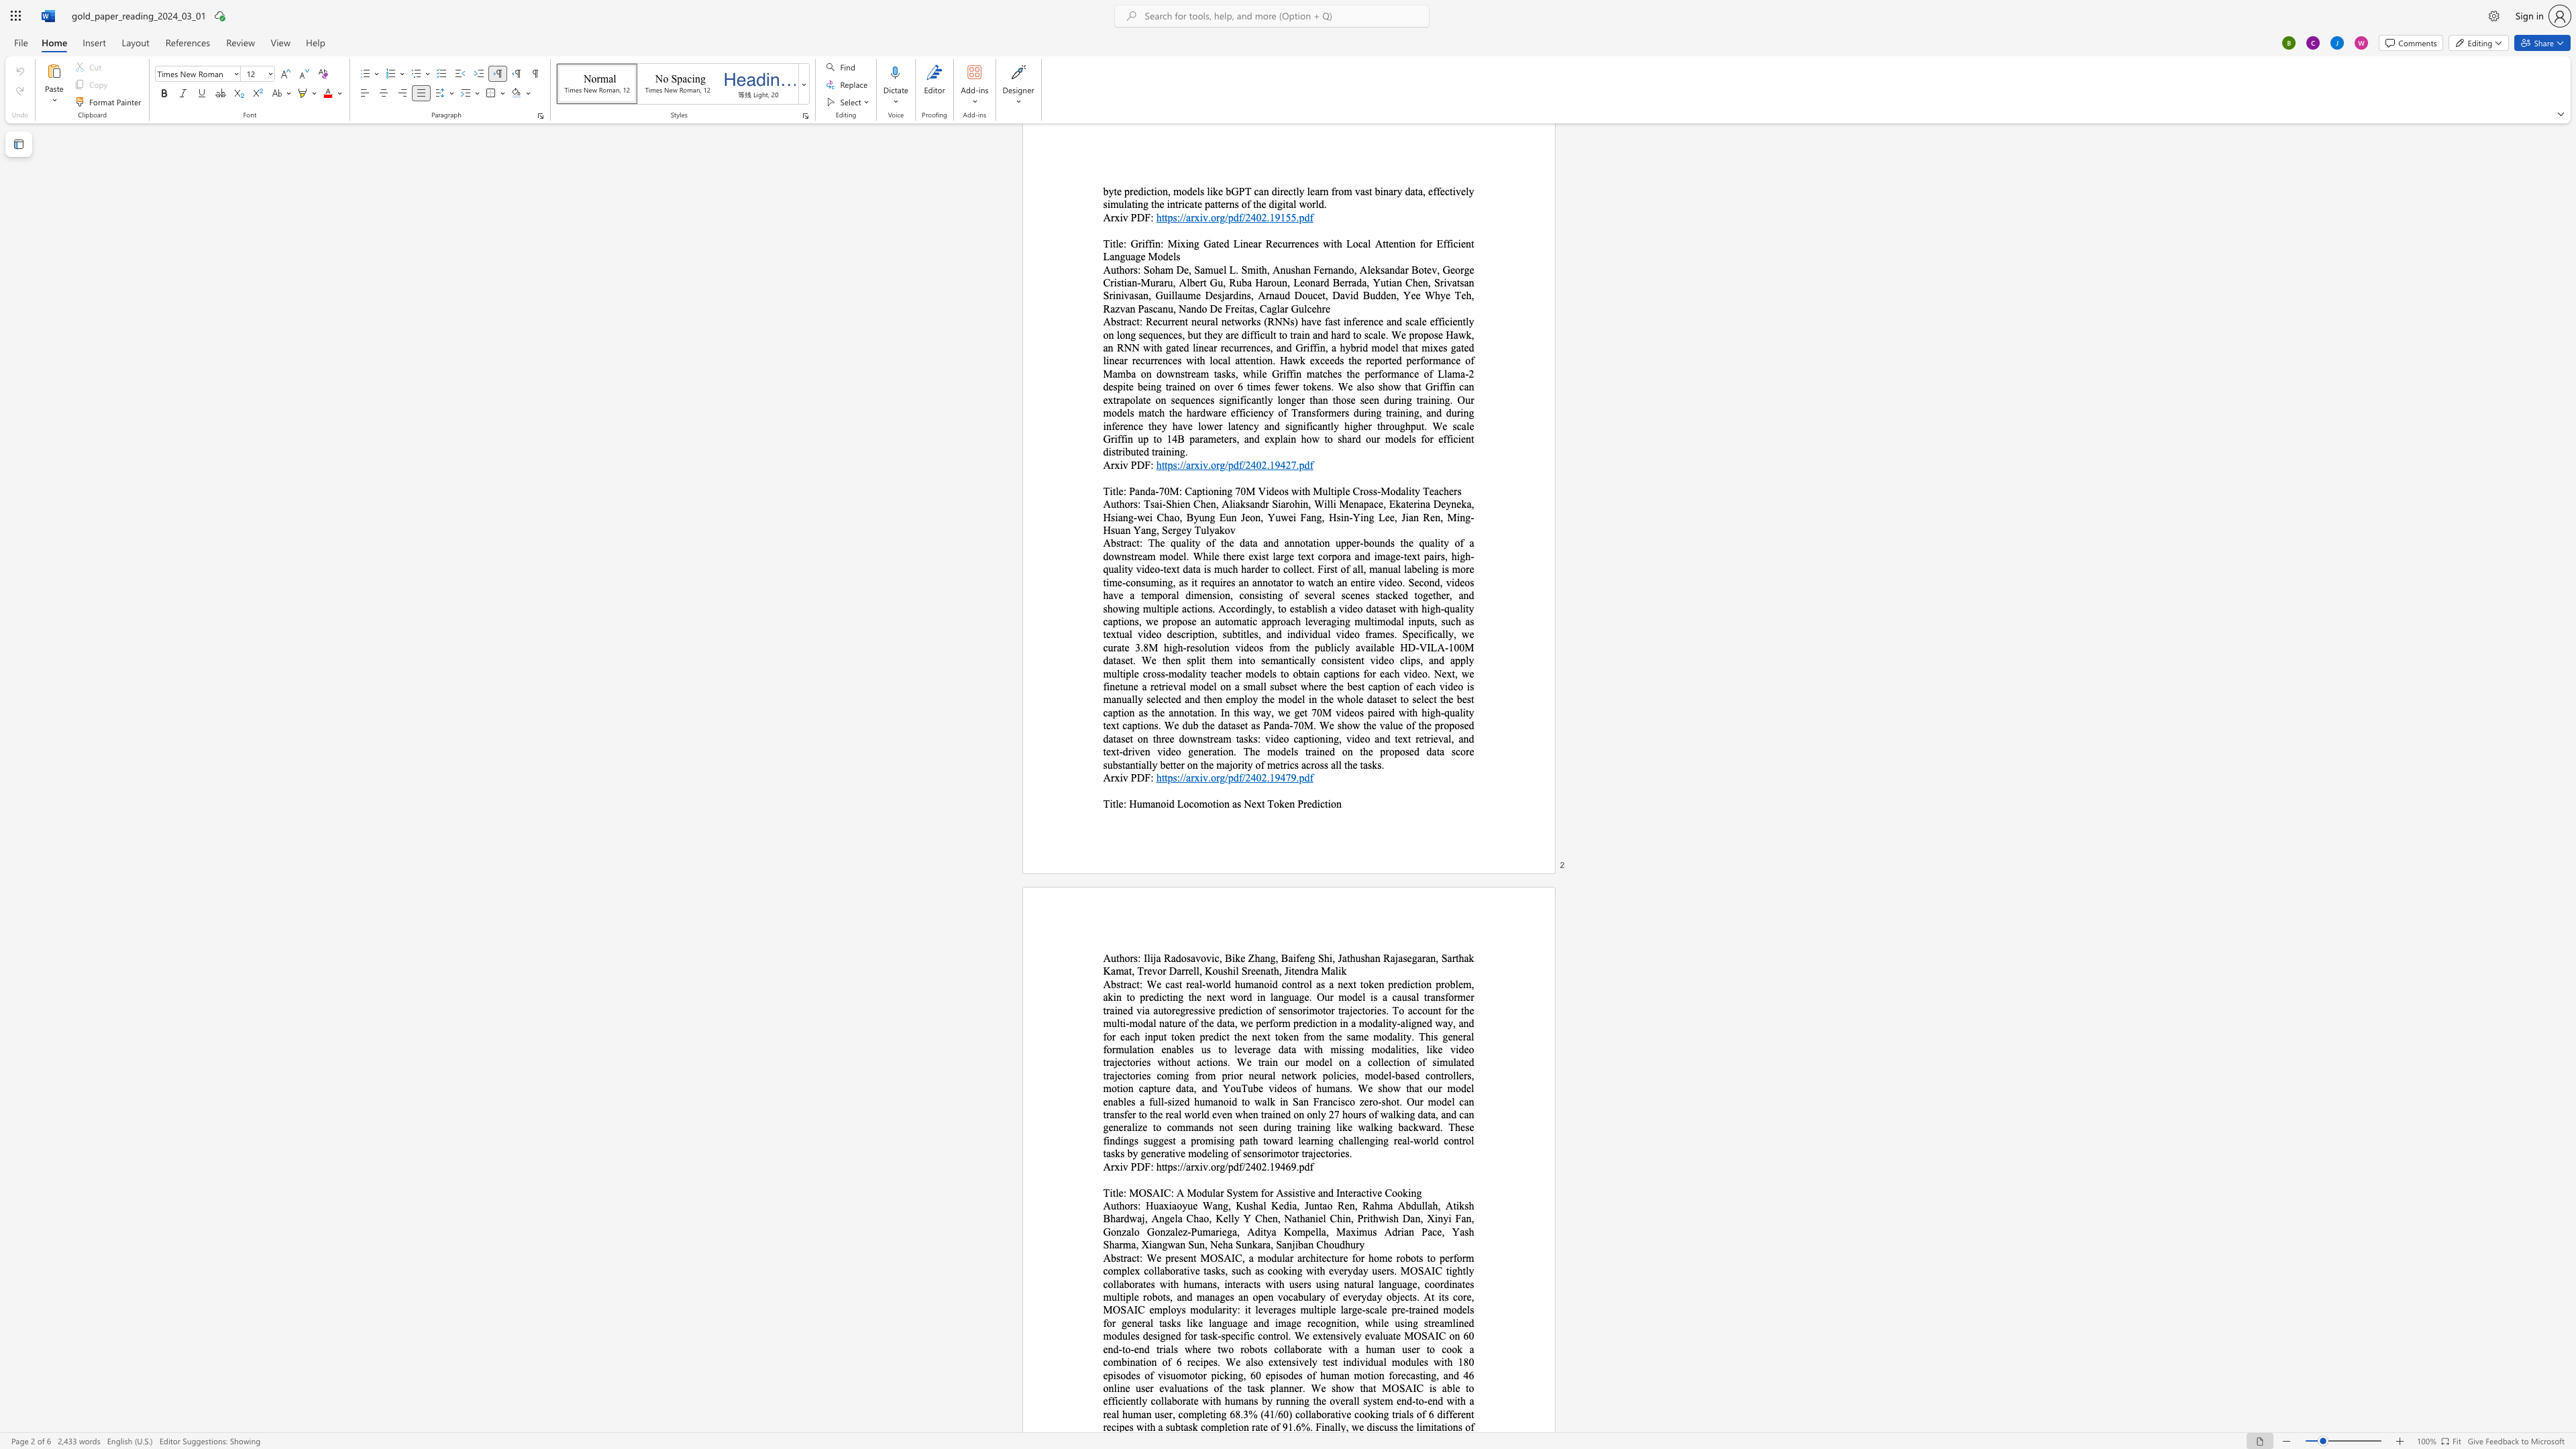 The image size is (2576, 1449). What do you see at coordinates (1116, 1166) in the screenshot?
I see `the 1th character "x" in the text` at bounding box center [1116, 1166].